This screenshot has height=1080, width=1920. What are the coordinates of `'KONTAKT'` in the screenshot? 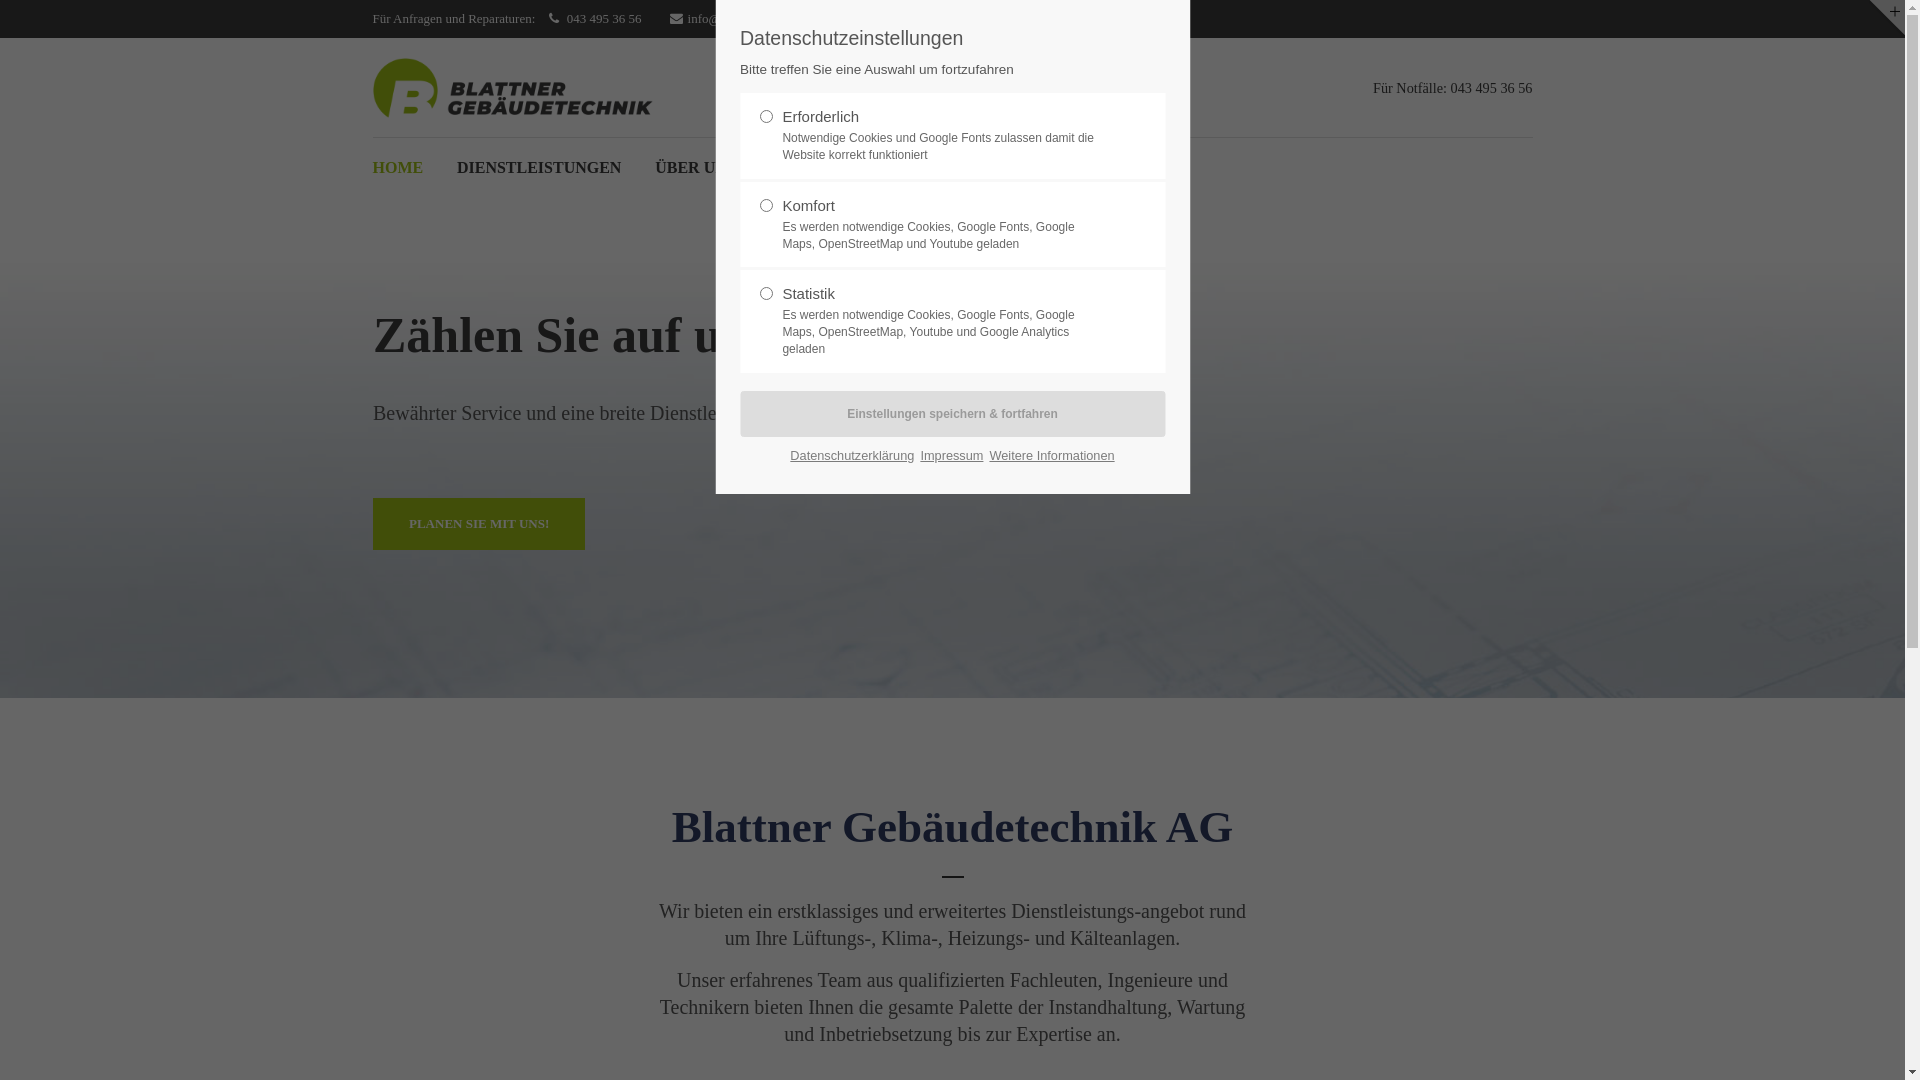 It's located at (809, 167).